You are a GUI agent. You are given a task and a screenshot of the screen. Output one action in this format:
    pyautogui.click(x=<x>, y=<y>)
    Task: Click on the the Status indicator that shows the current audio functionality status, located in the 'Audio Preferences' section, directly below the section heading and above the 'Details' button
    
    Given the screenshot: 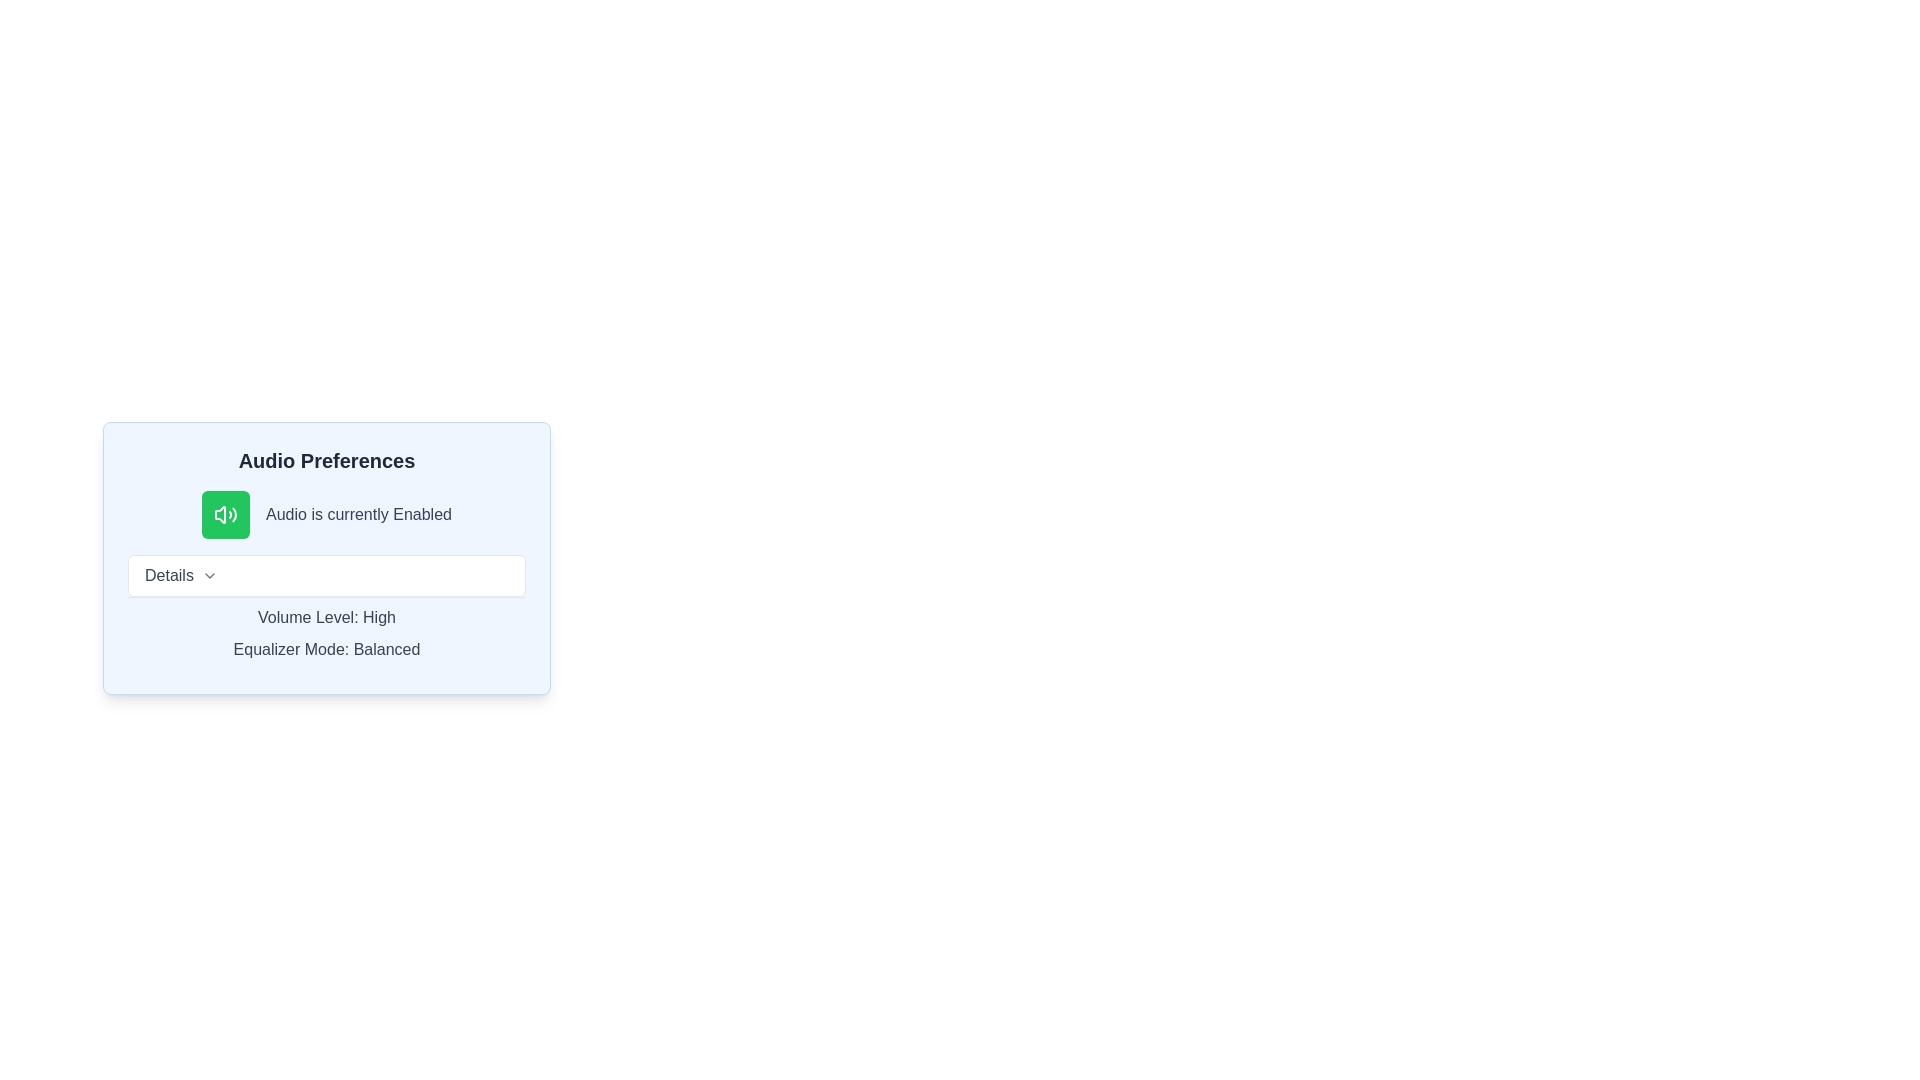 What is the action you would take?
    pyautogui.click(x=326, y=514)
    